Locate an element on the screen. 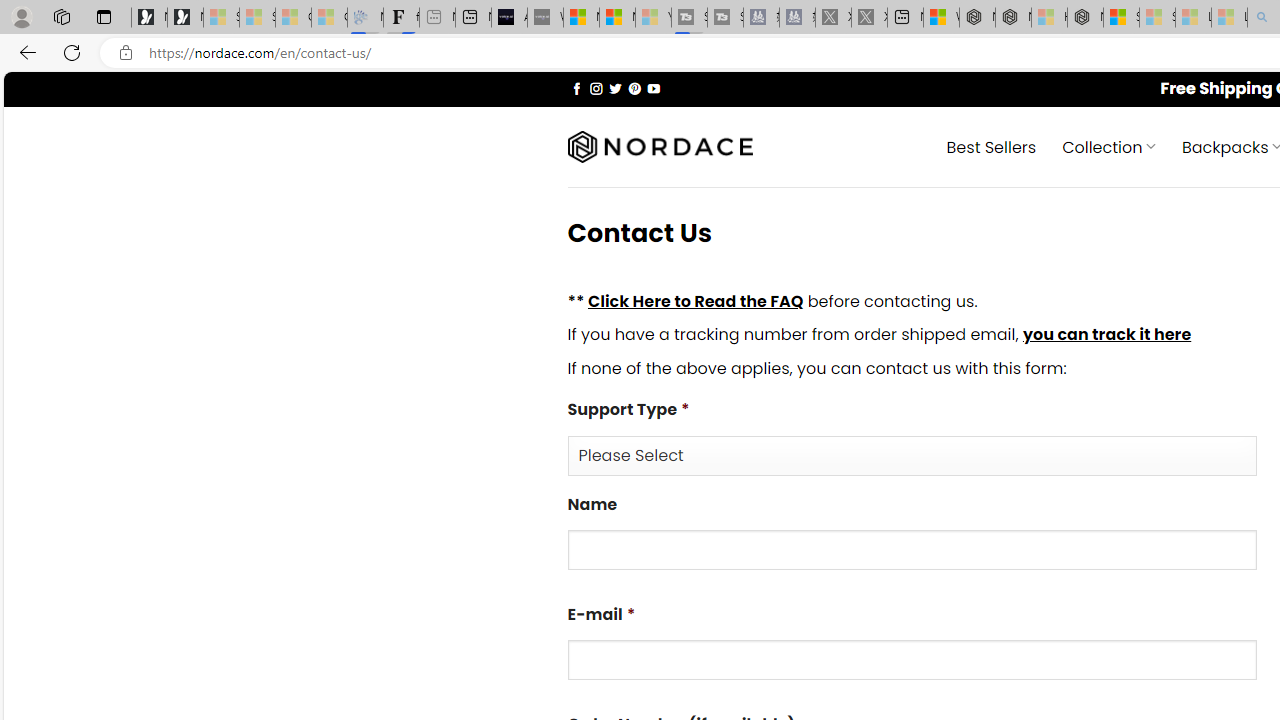  ' Best Sellers' is located at coordinates (991, 145).